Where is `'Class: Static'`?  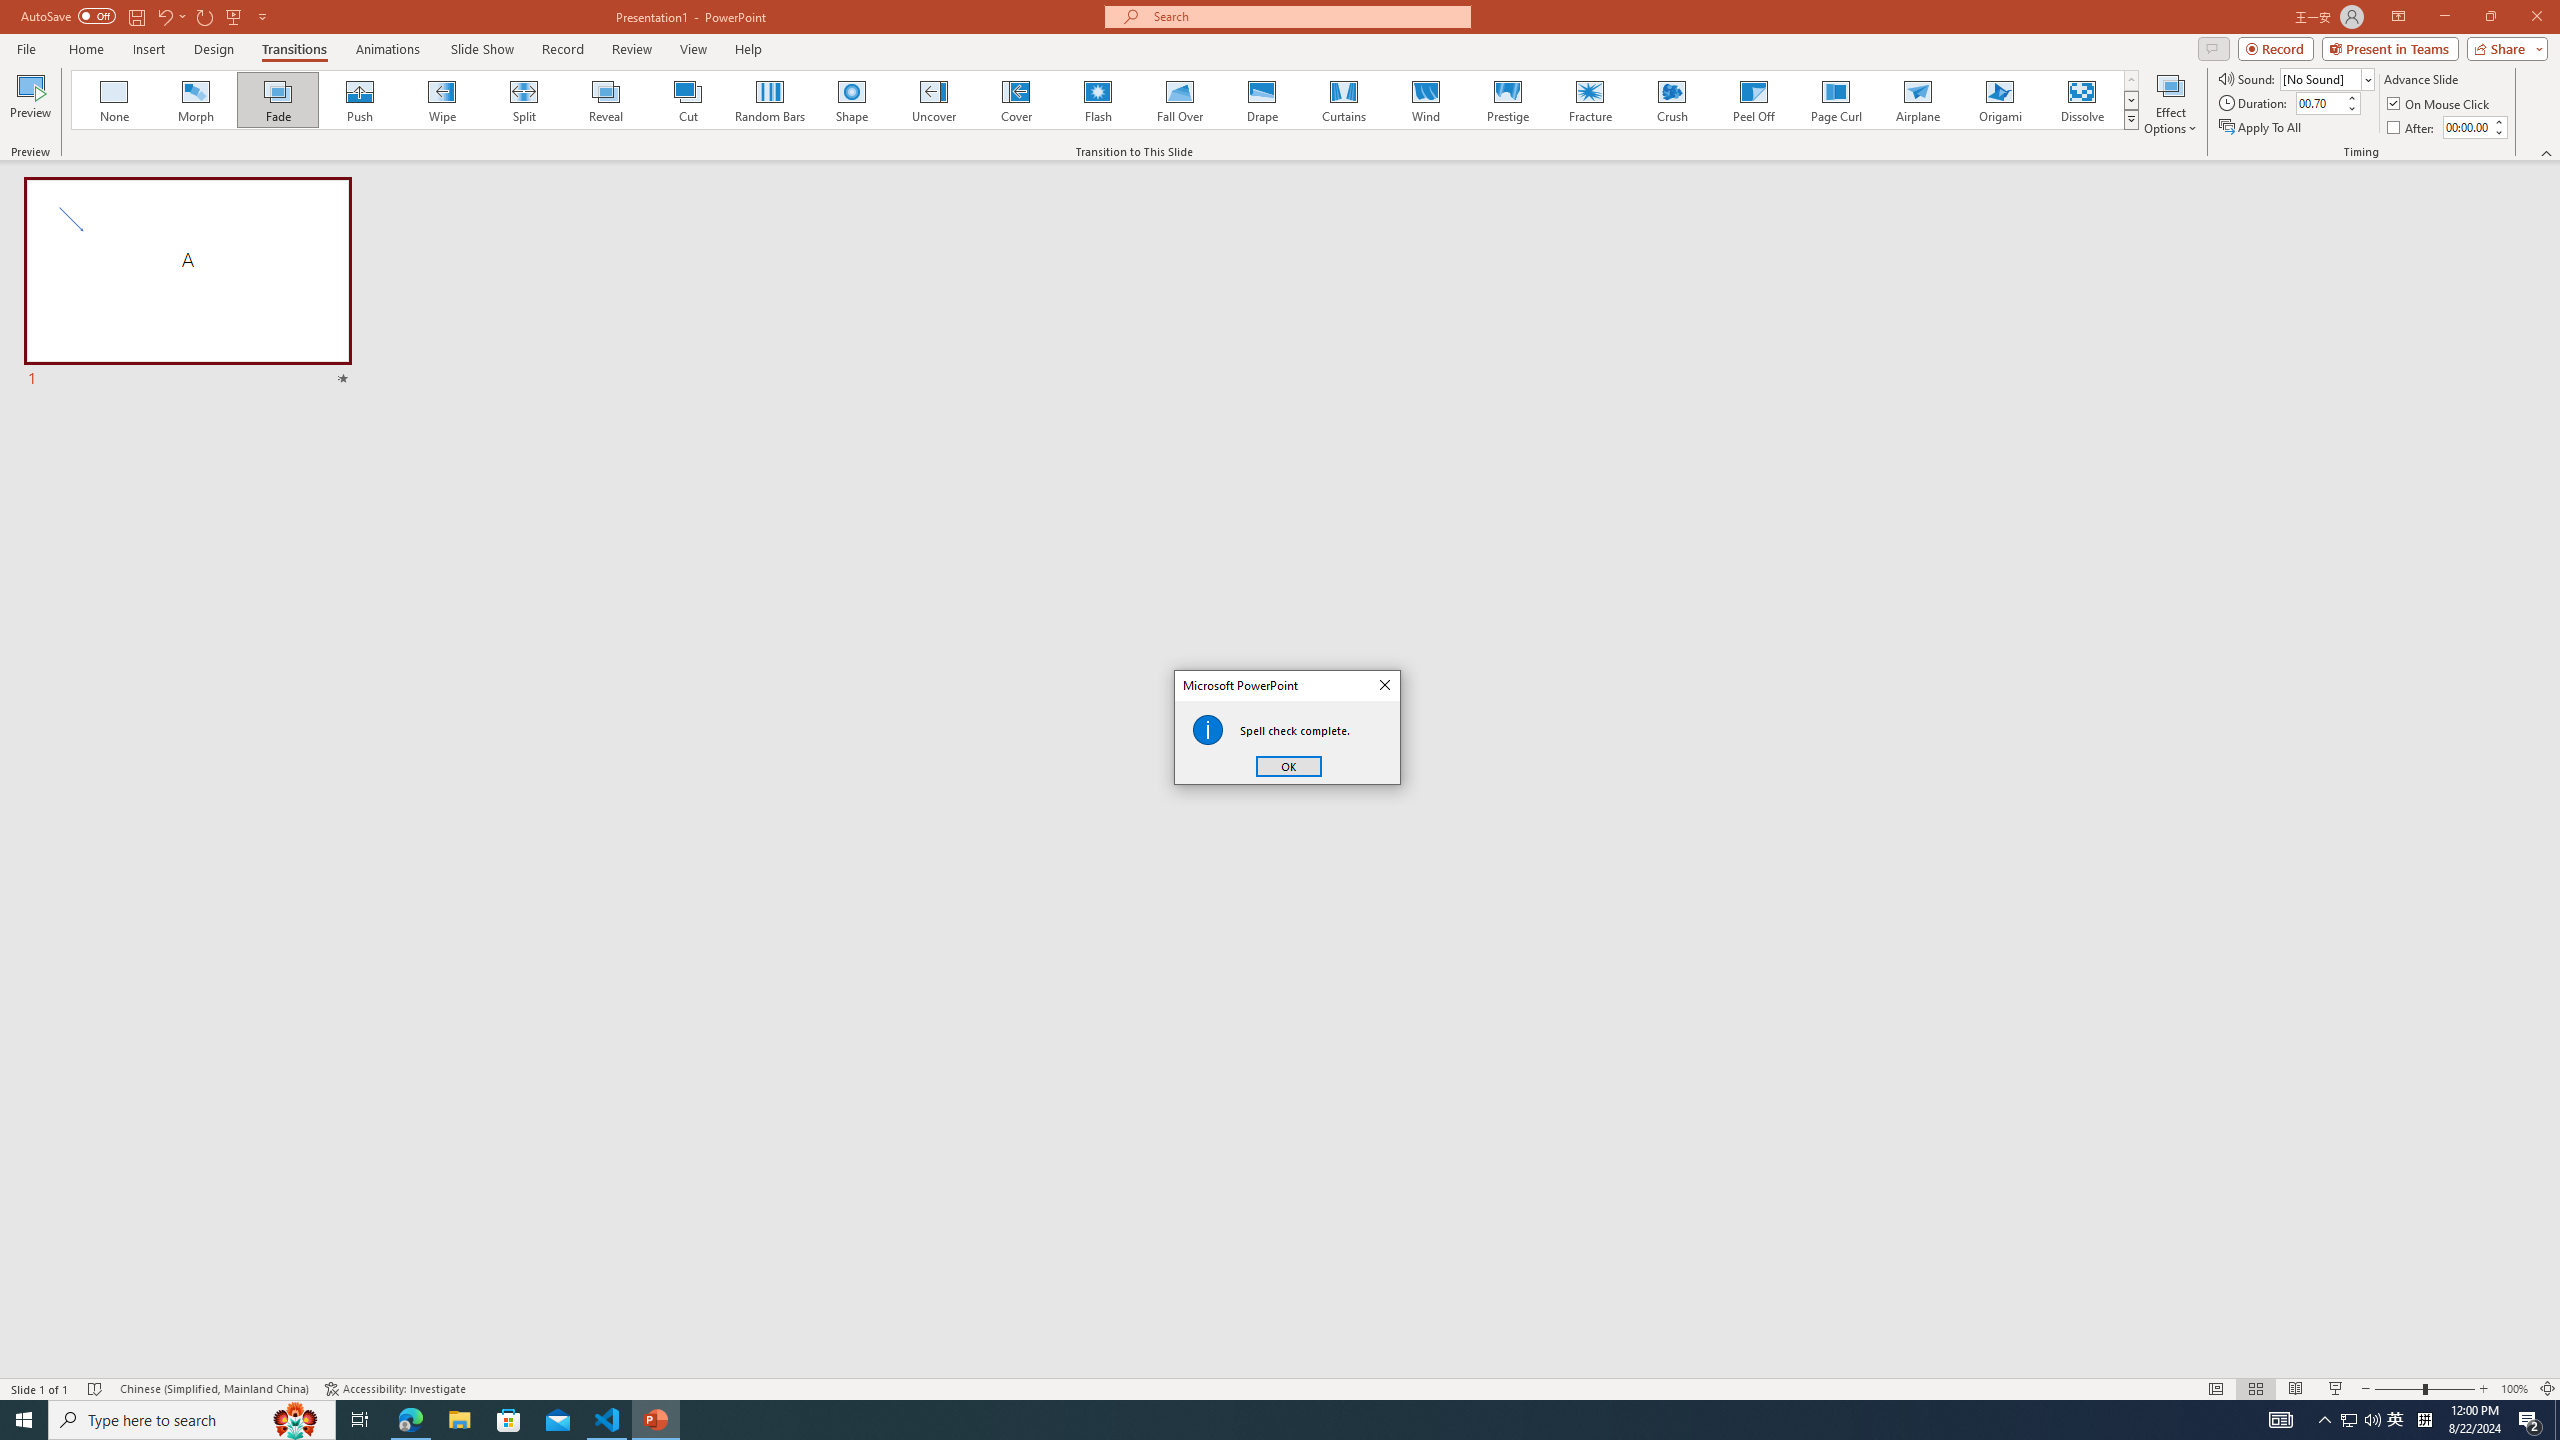 'Class: Static' is located at coordinates (1207, 729).